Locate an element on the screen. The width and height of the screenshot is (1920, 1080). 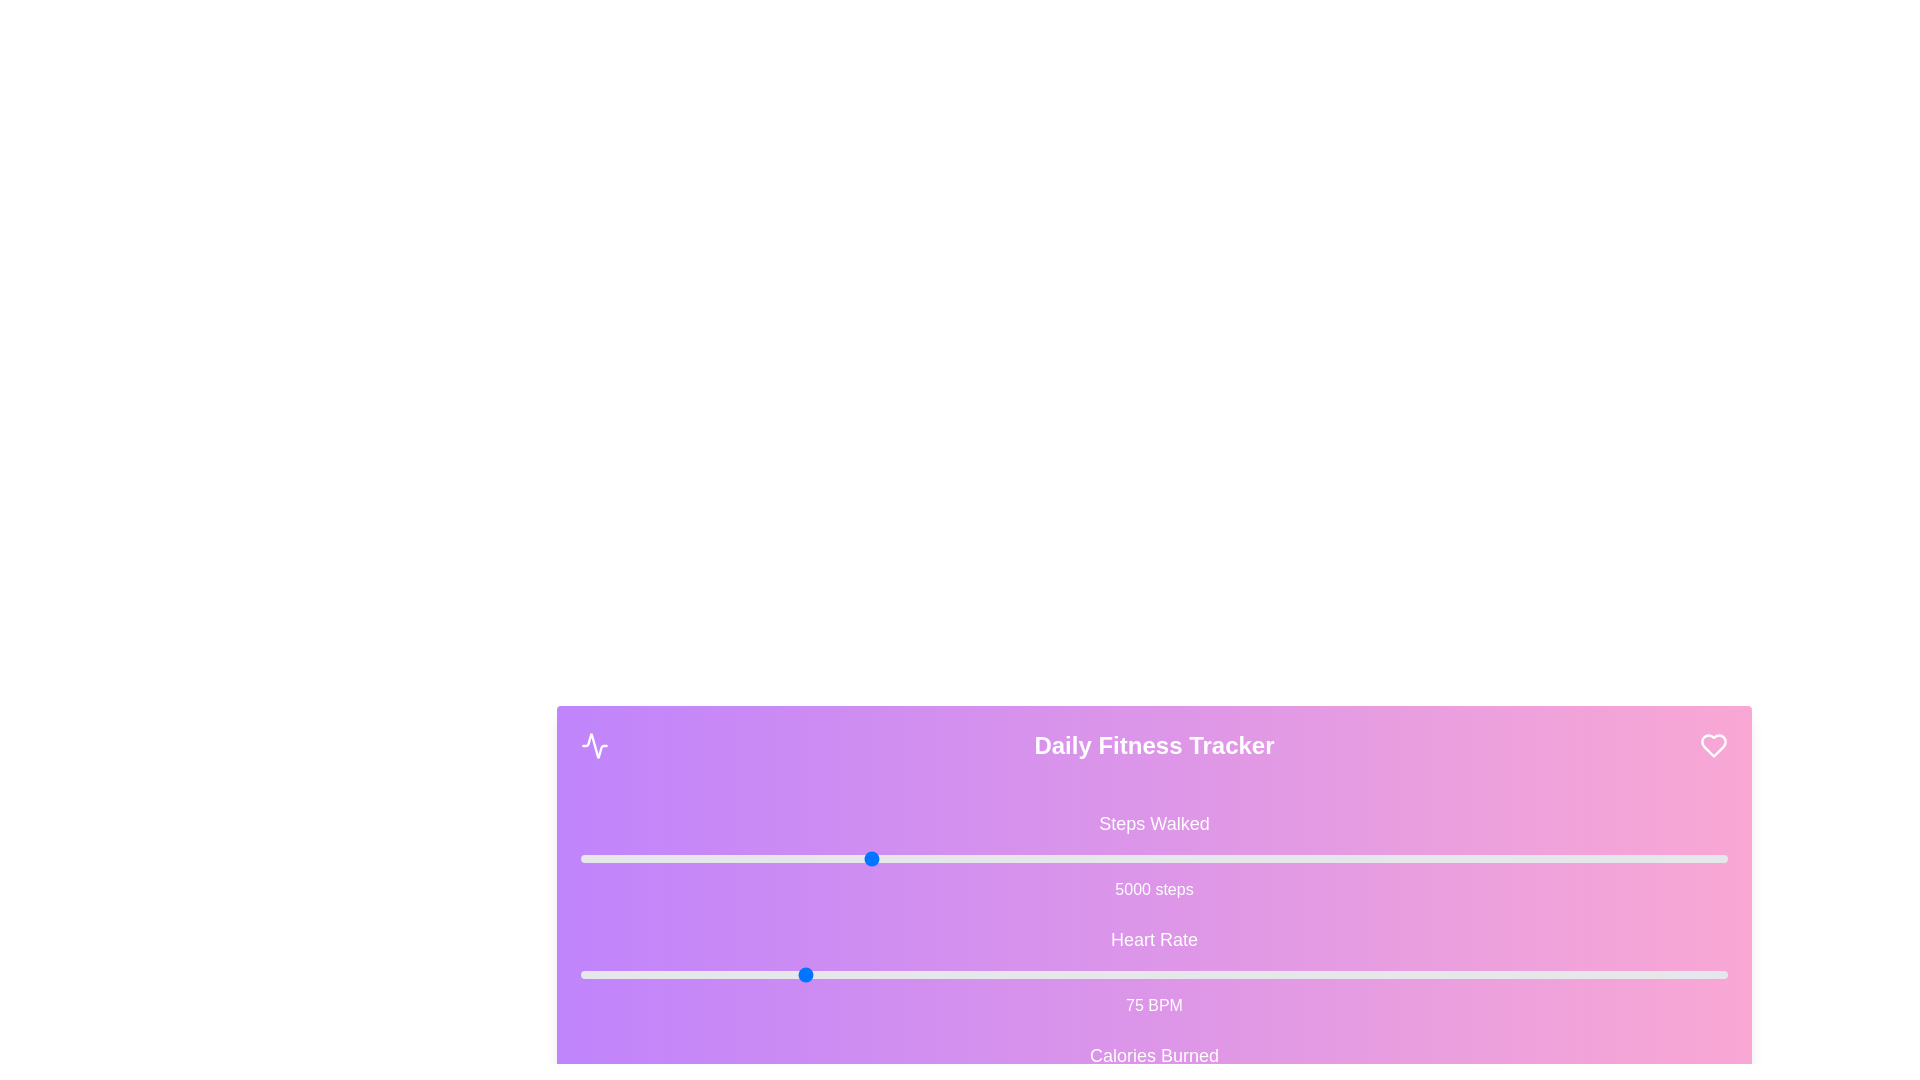
the 'Steps Walked' slider to set its value to 13615 is located at coordinates (1360, 858).